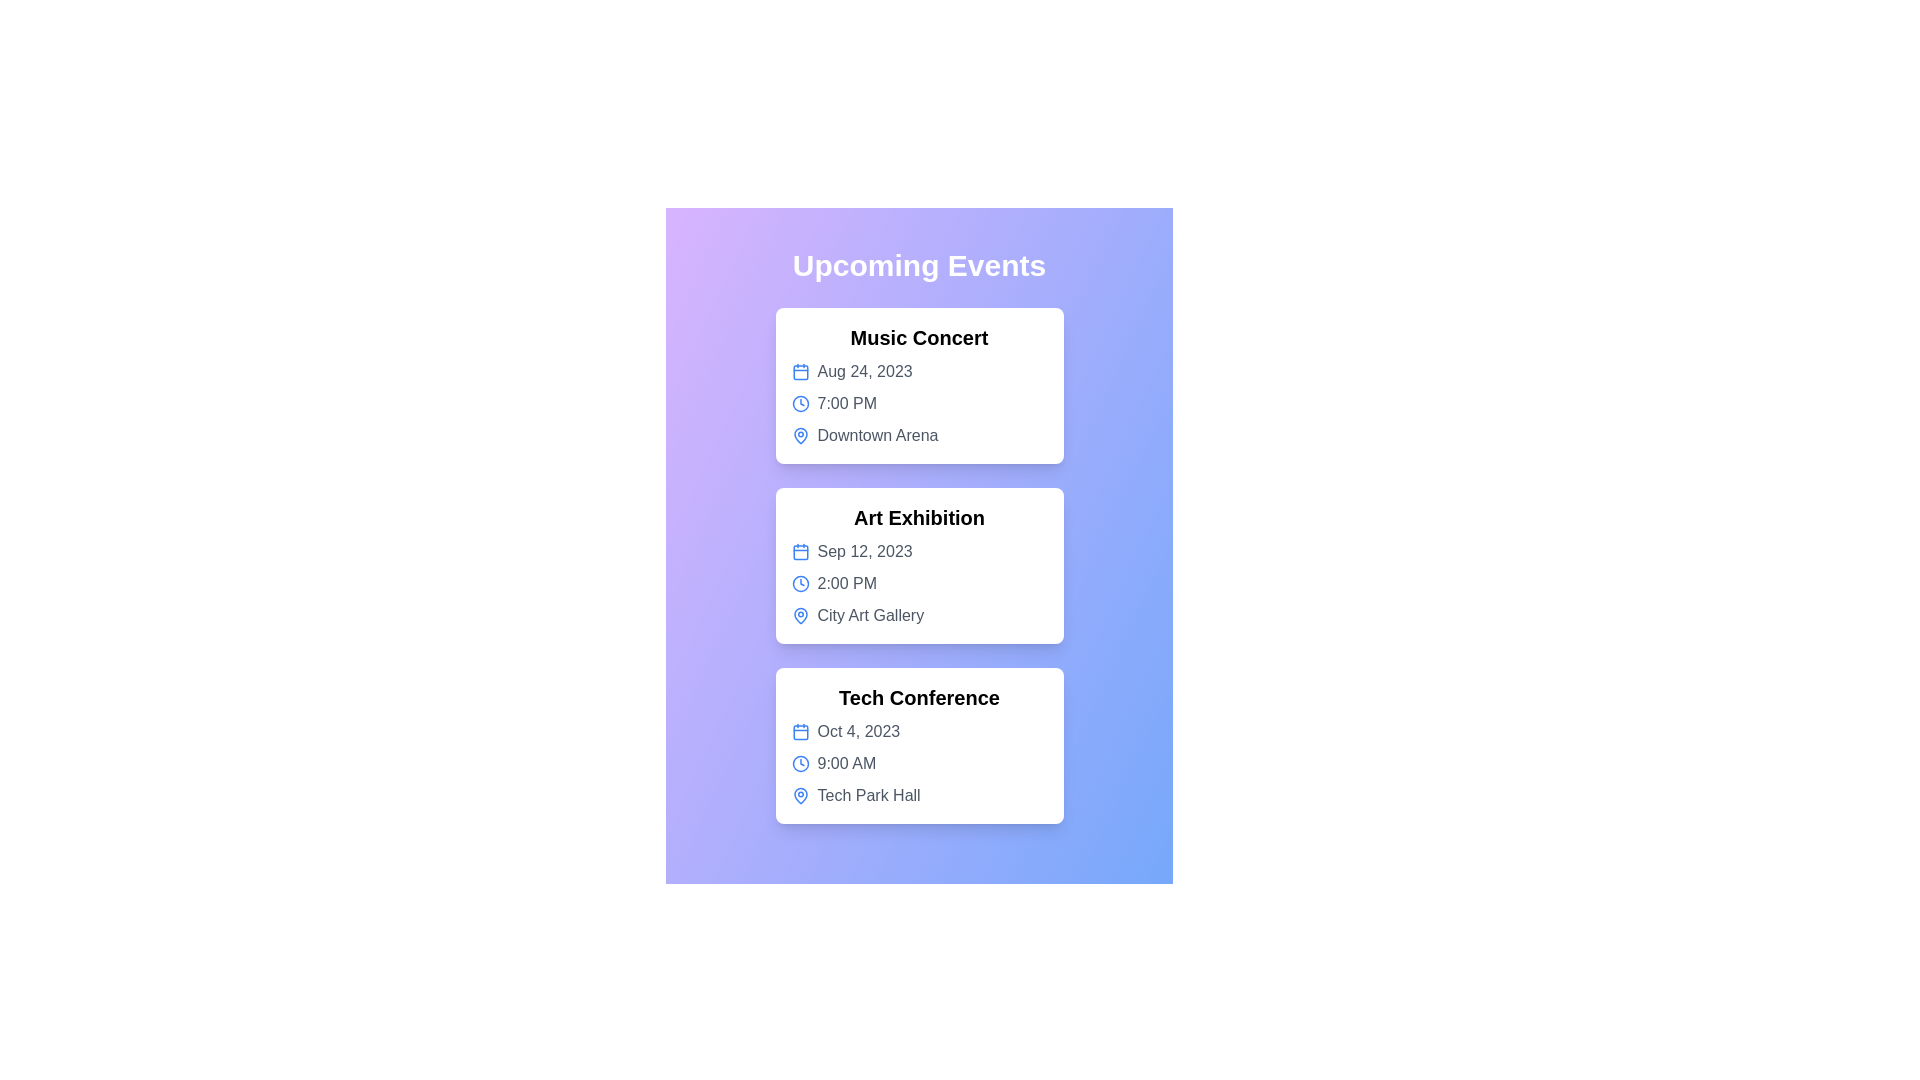 This screenshot has height=1080, width=1920. Describe the element at coordinates (918, 745) in the screenshot. I see `the informational card titled 'Tech Conference' which is the third card in a vertical stack of three cards. This card features a white background, rounded corners, and contains details about the event such as the date, time, and location` at that location.